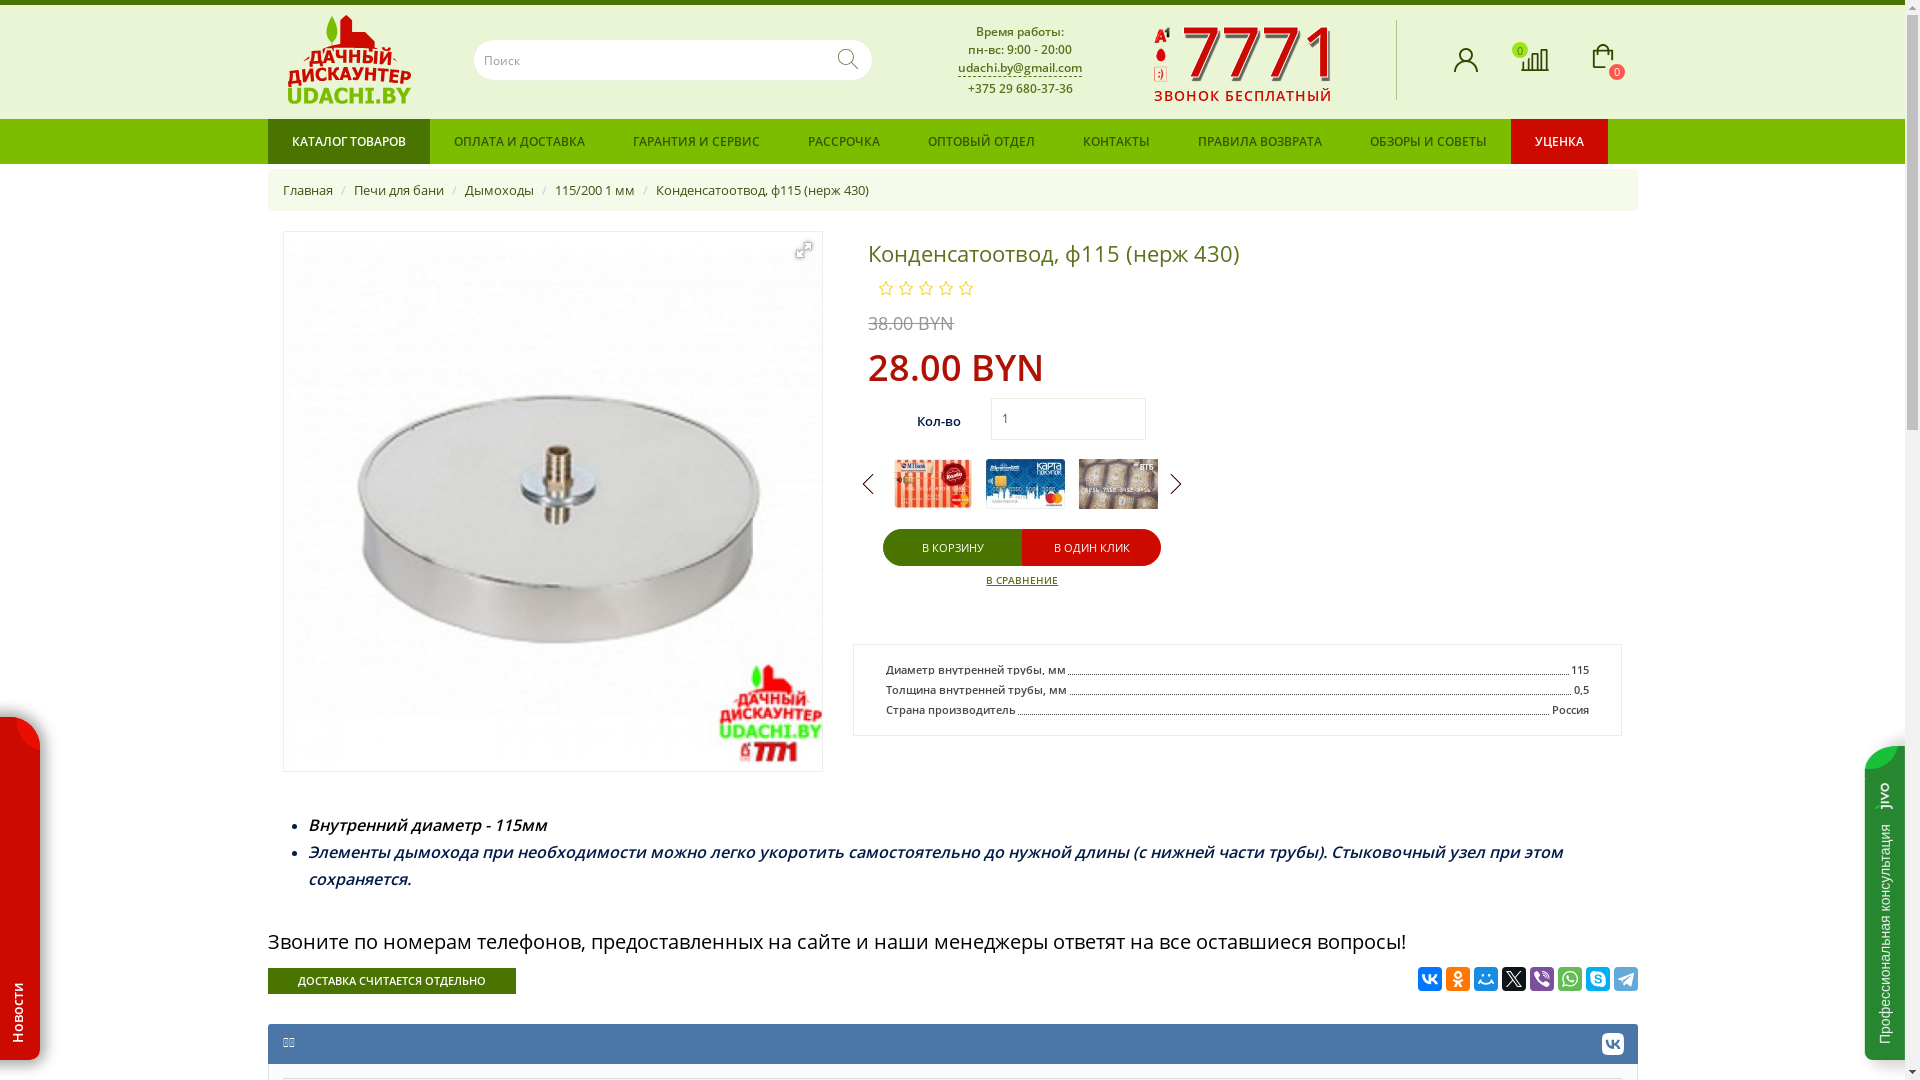  Describe the element at coordinates (957, 65) in the screenshot. I see `'udachi.by@gmail.com'` at that location.